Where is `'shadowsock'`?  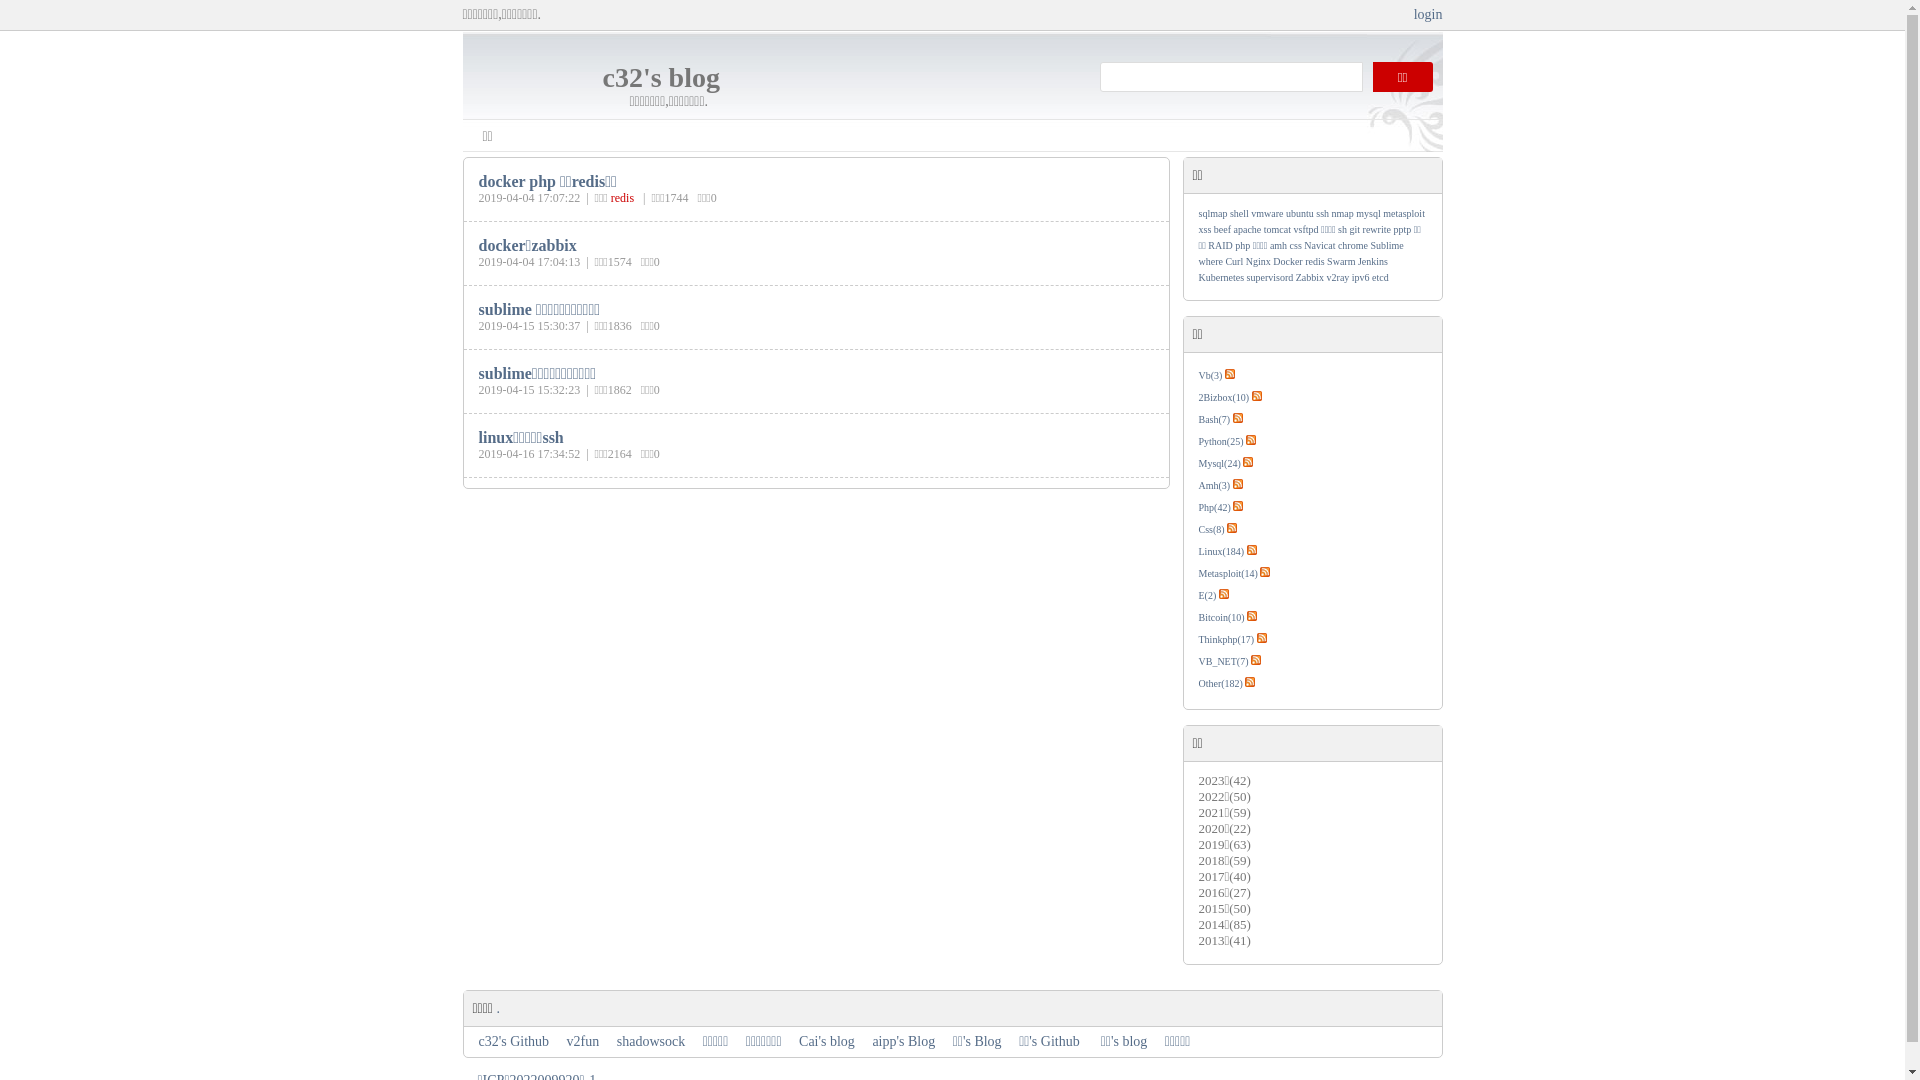 'shadowsock' is located at coordinates (651, 1040).